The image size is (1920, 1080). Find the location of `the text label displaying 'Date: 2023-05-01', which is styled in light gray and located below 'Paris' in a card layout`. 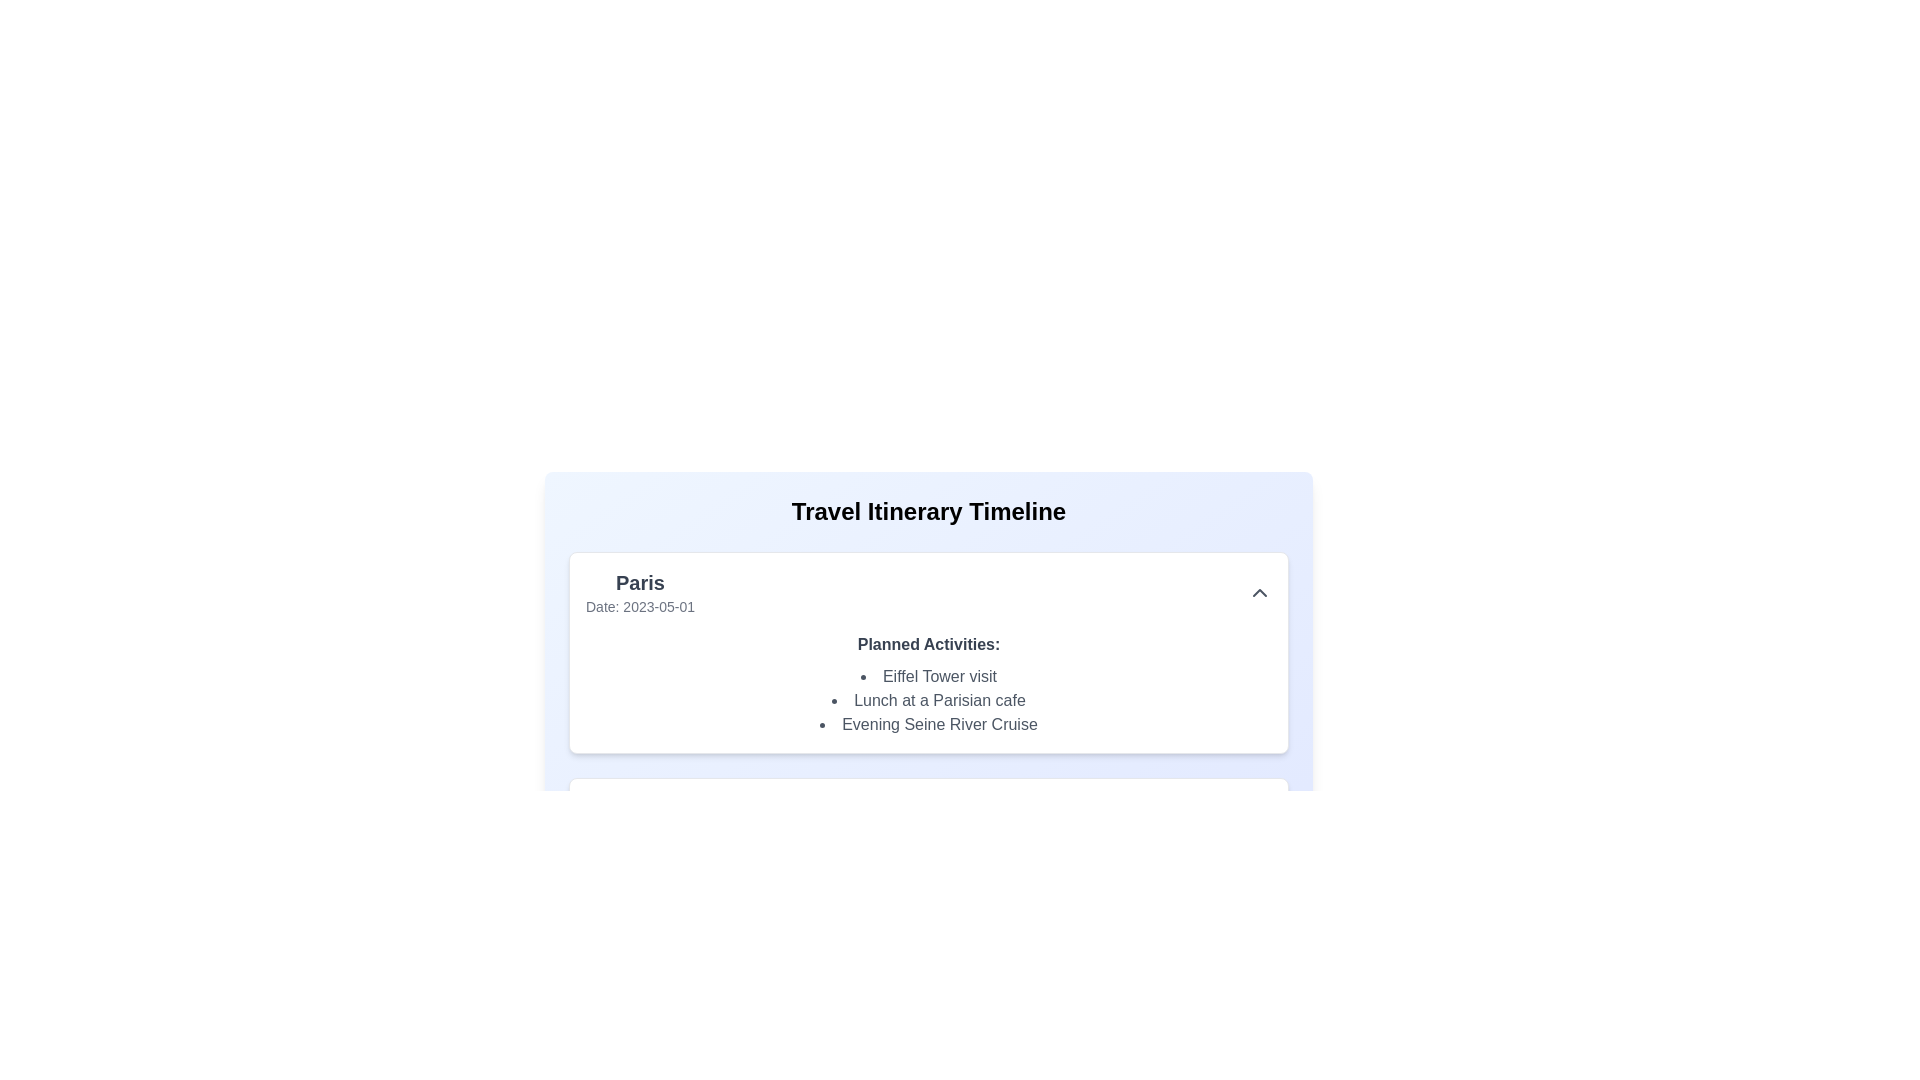

the text label displaying 'Date: 2023-05-01', which is styled in light gray and located below 'Paris' in a card layout is located at coordinates (640, 605).